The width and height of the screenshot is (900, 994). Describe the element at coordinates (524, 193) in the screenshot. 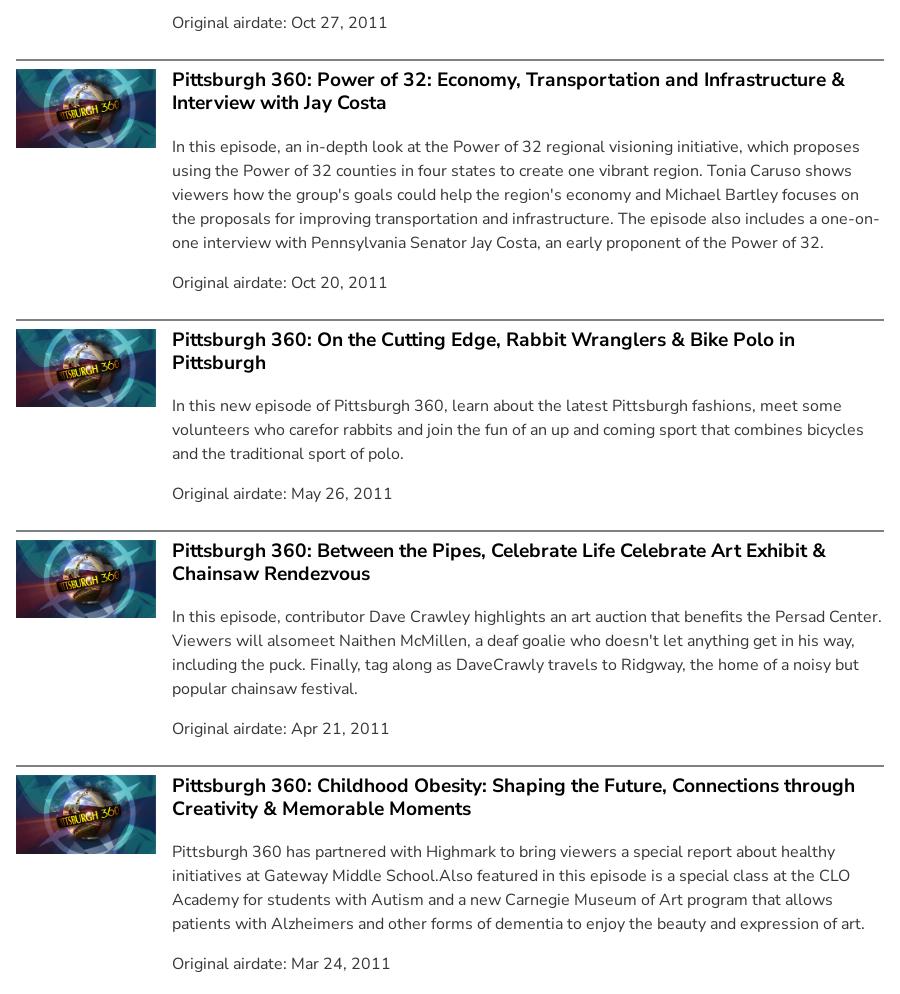

I see `'In this episode, an in-depth look at the Power of 32 regional visioning initiative, which proposes using the Power of 32 counties in four states to create one vibrant region. Tonia Caruso shows viewers how the group's goals could help the region's economy and Michael Bartley focuses on the proposals for improving transportation and infrastructure. The episode also includes a one-on-one interview with Pennsylvania Senator Jay Costa, an early proponent of the Power of 32.'` at that location.